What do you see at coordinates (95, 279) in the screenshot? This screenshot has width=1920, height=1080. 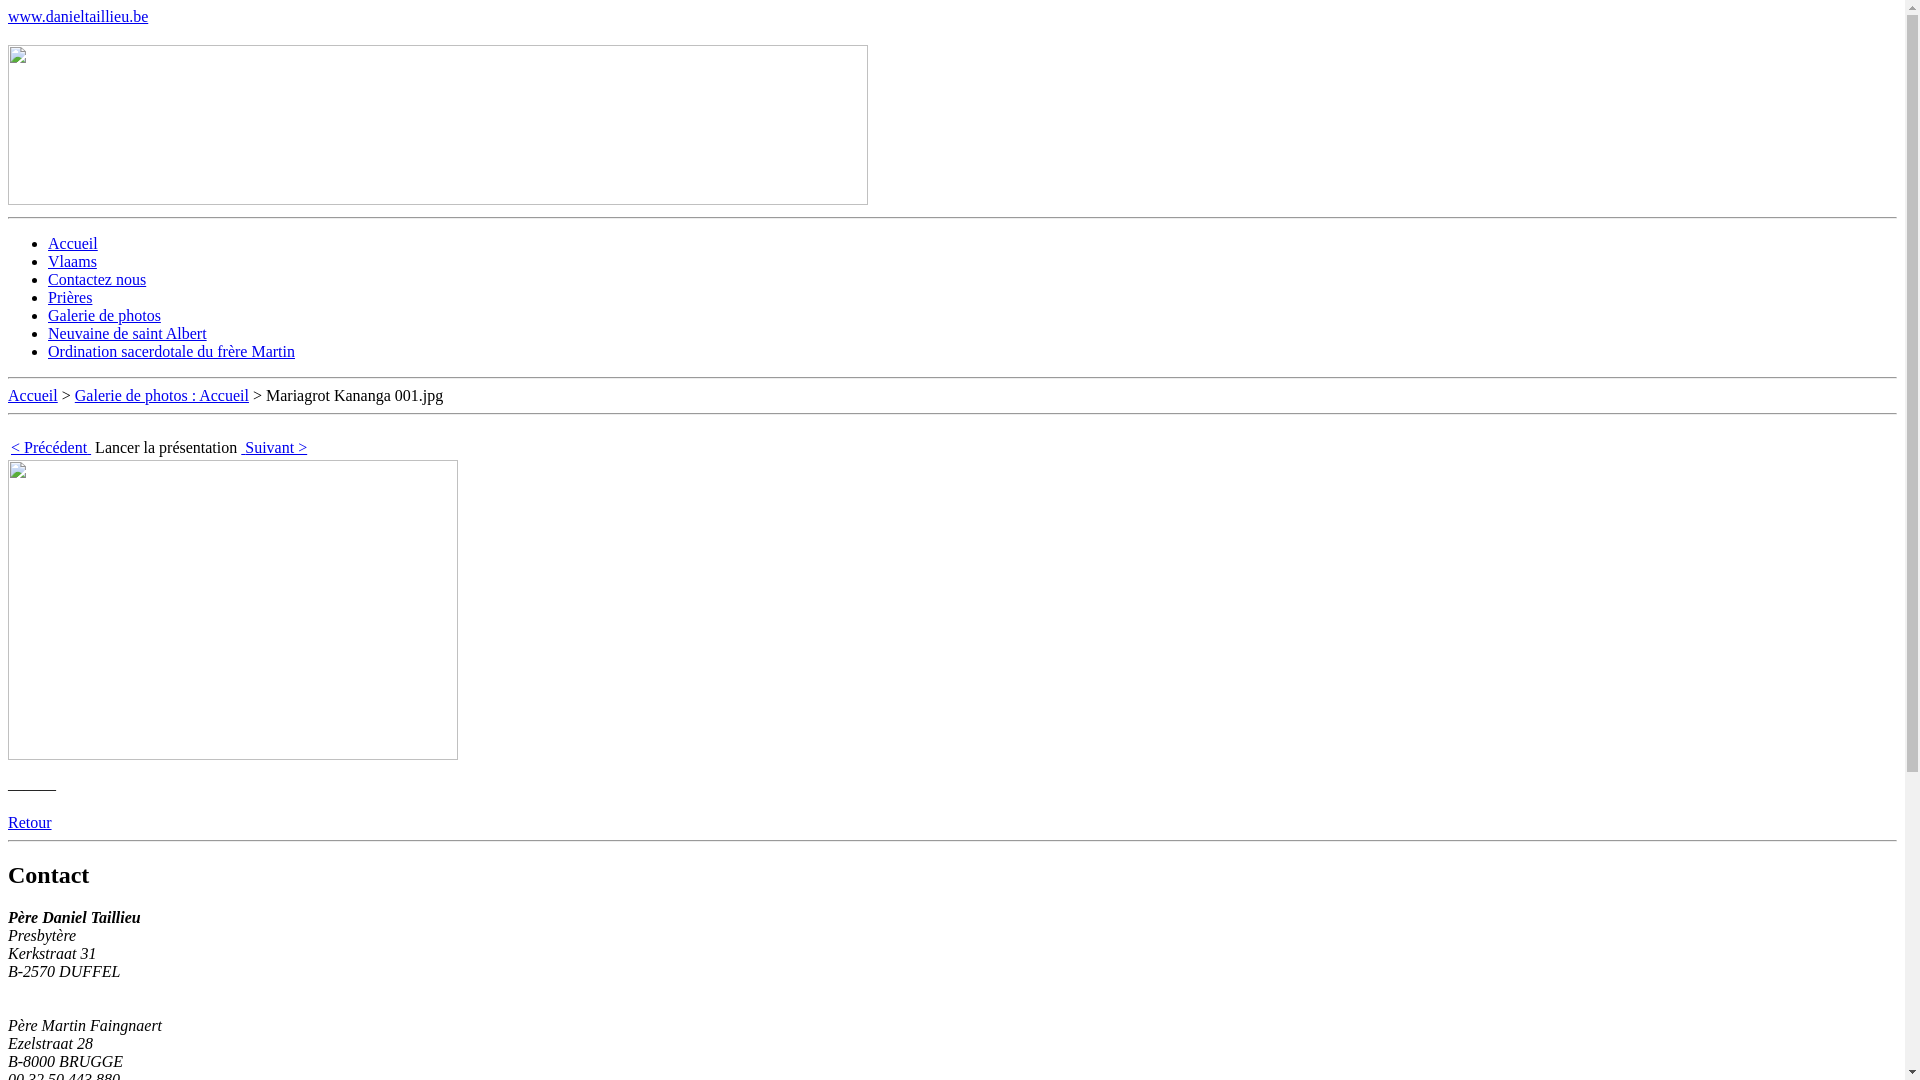 I see `'Contactez nous'` at bounding box center [95, 279].